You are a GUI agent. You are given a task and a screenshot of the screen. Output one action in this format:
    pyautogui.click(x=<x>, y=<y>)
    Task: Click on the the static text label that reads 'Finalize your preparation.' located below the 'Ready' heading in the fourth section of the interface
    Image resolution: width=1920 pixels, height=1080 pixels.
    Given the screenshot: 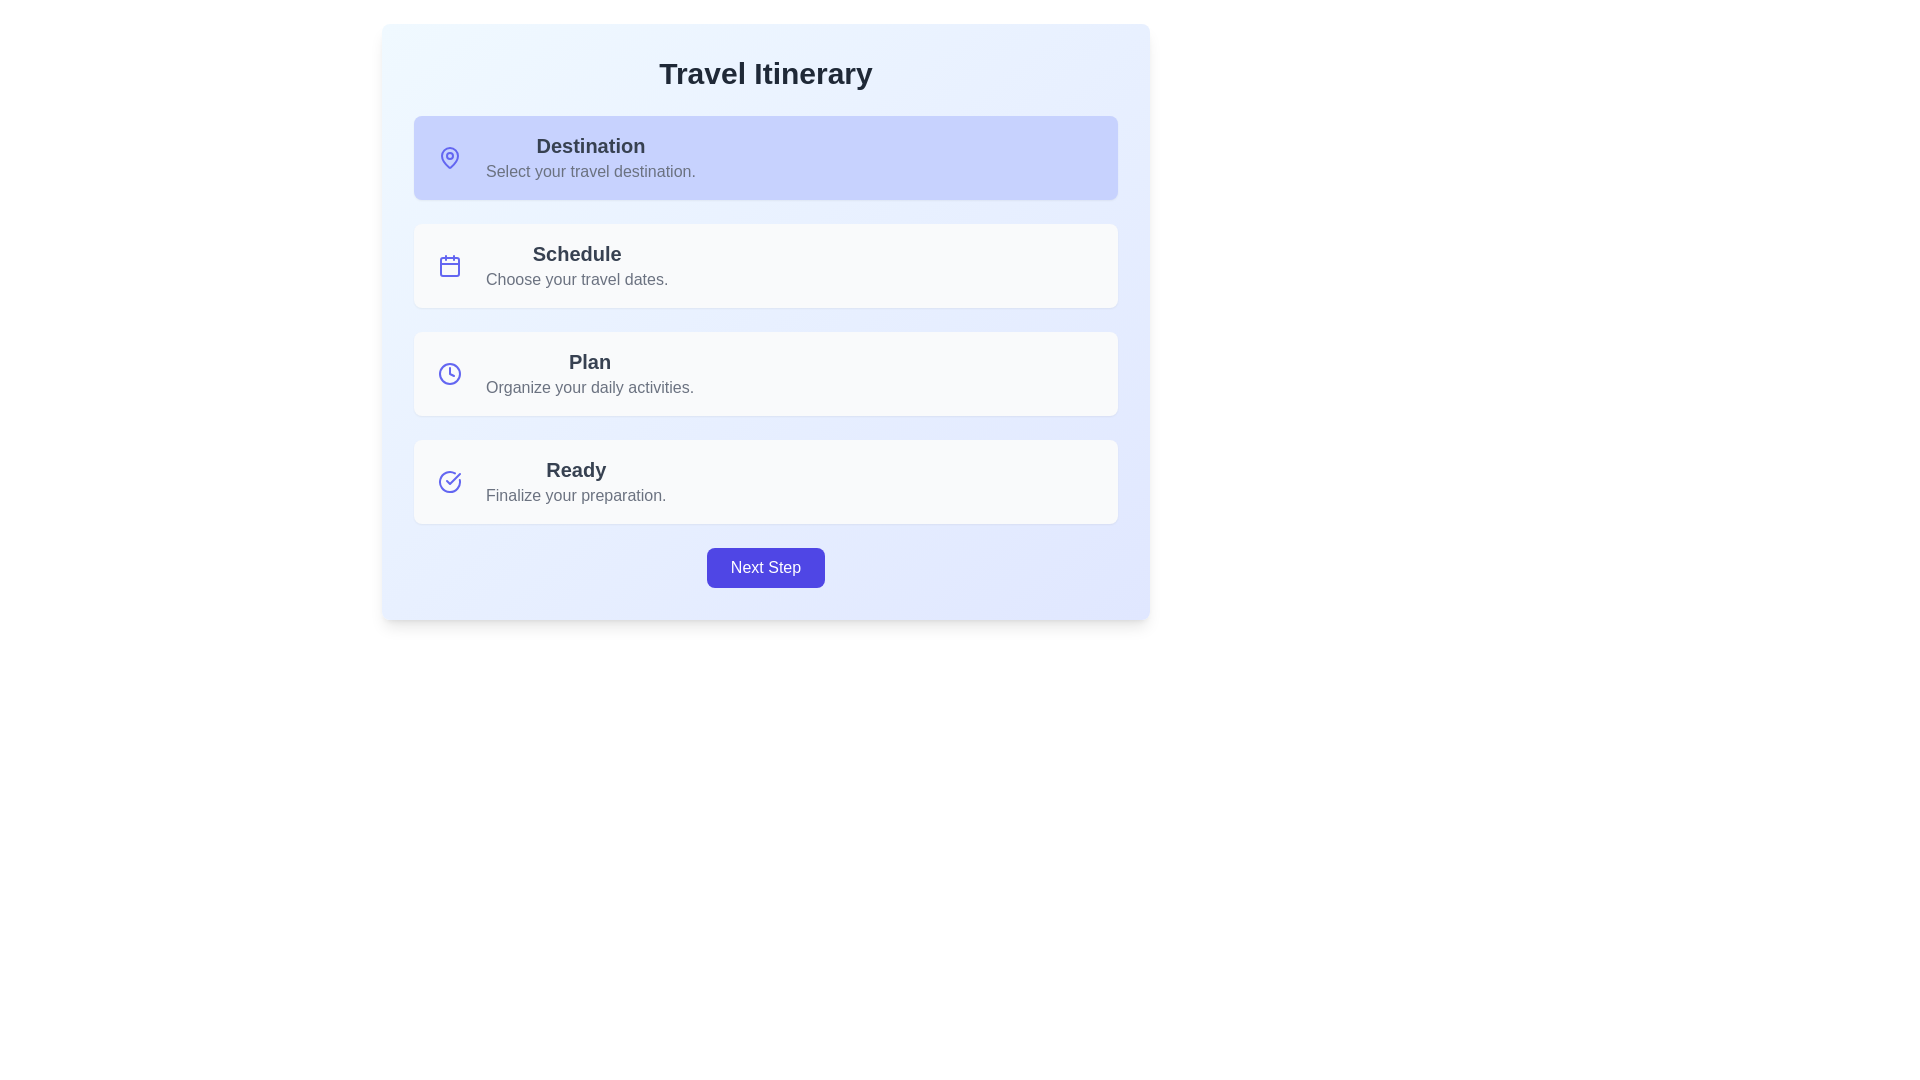 What is the action you would take?
    pyautogui.click(x=575, y=495)
    